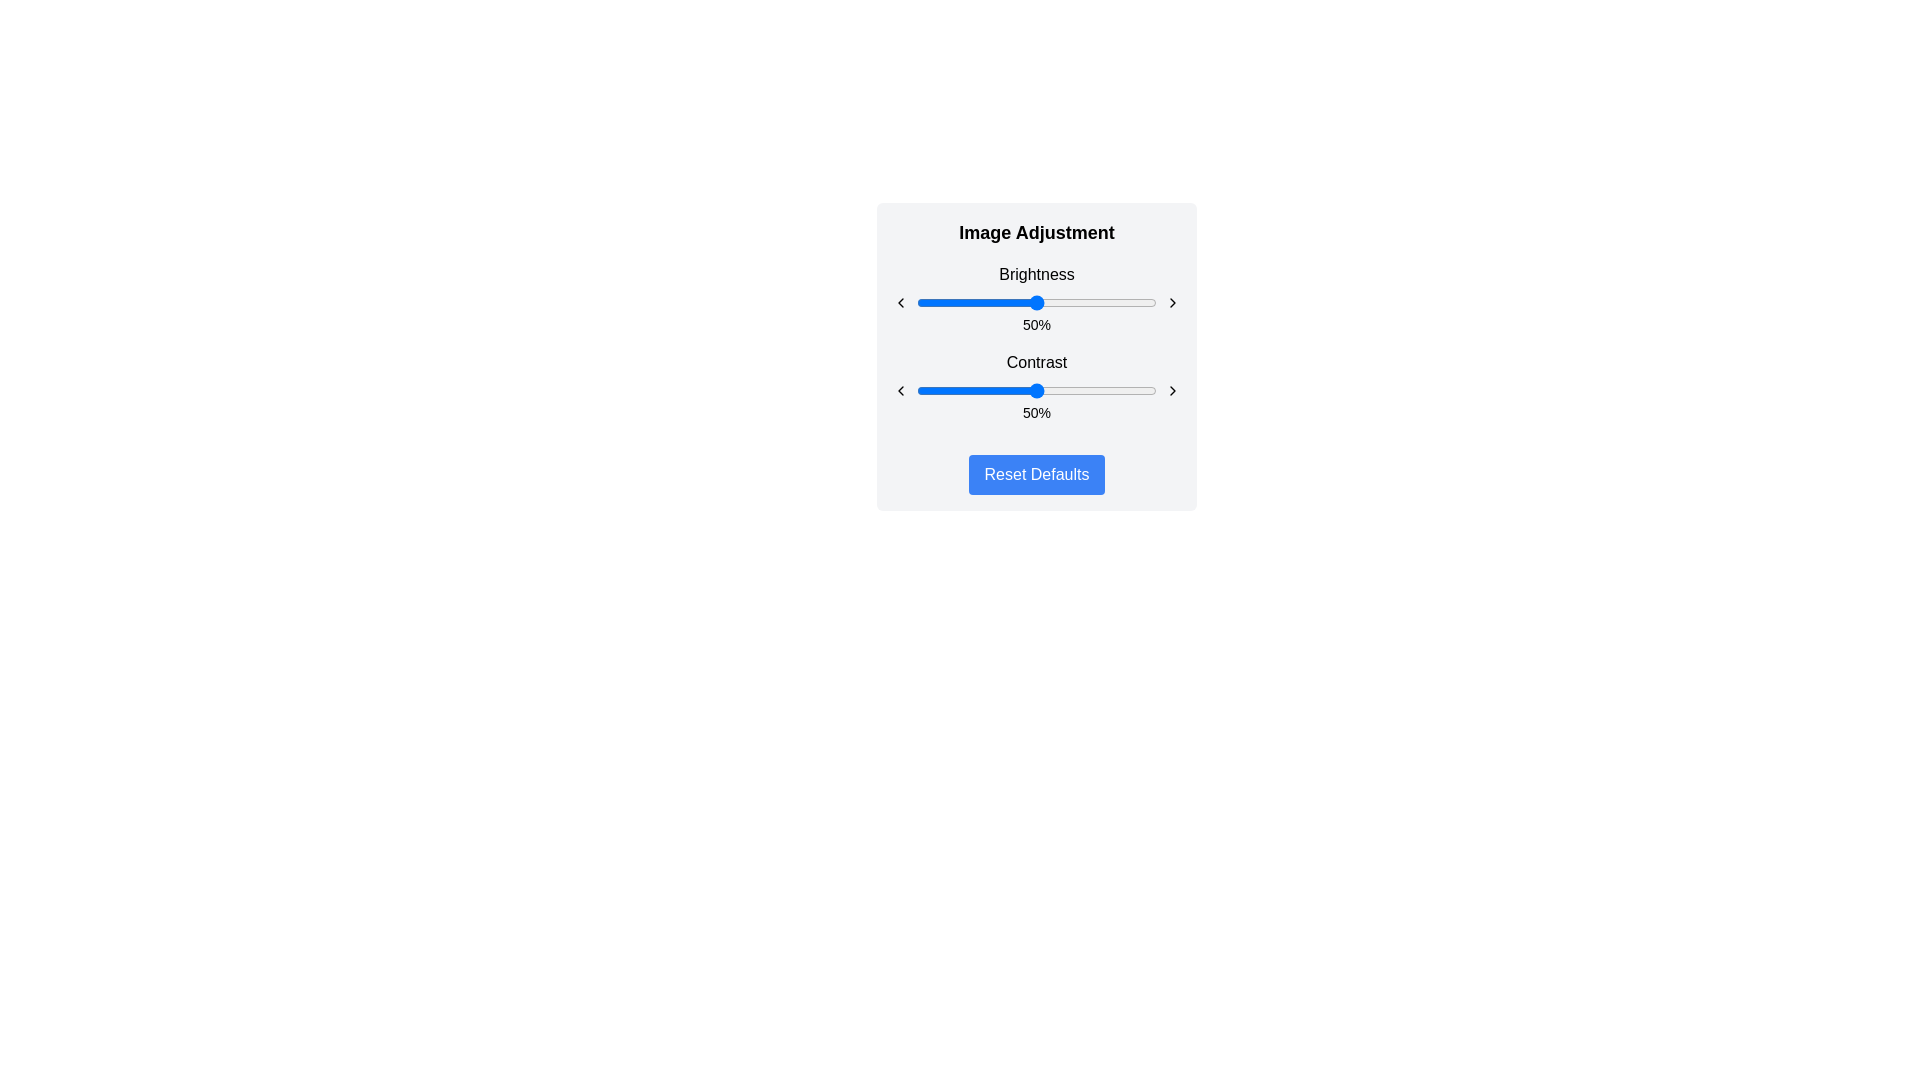 The image size is (1920, 1080). I want to click on brightness, so click(1012, 303).